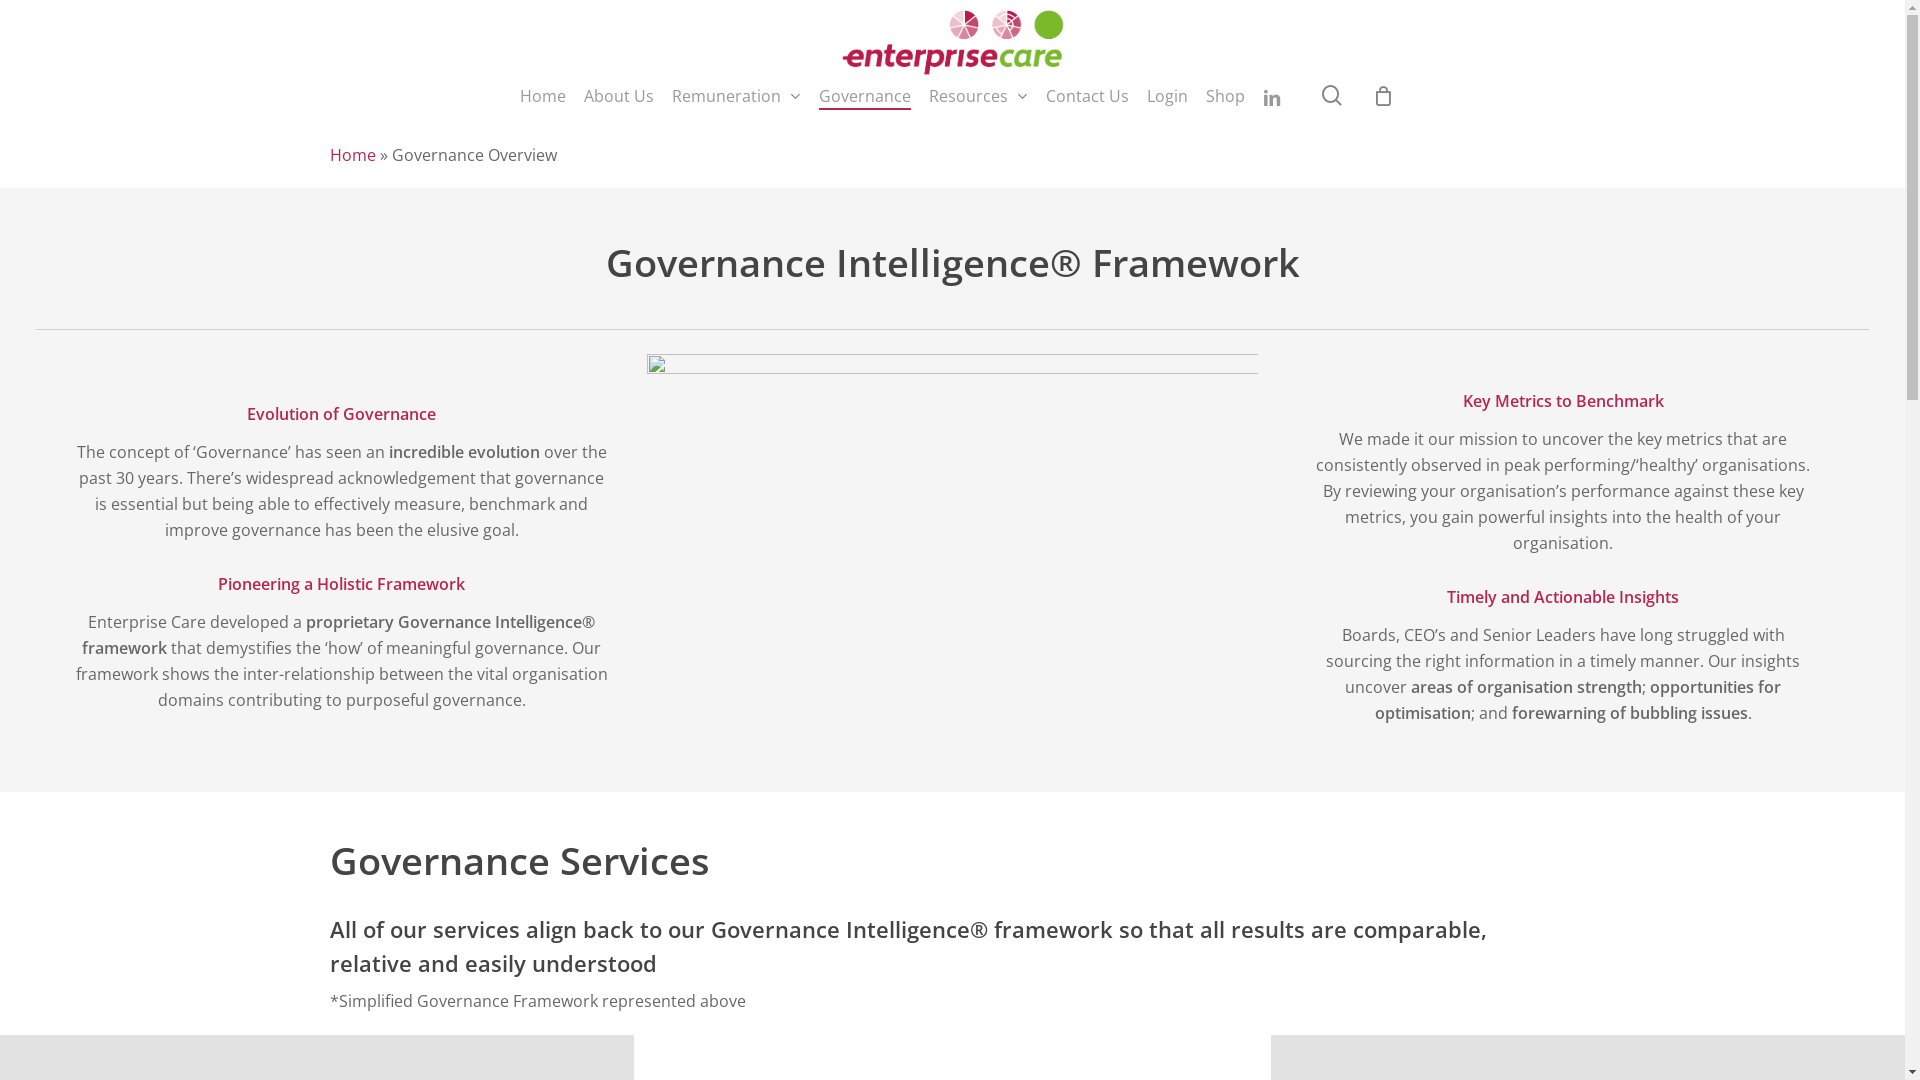 The width and height of the screenshot is (1920, 1080). I want to click on 'Shop', so click(1224, 96).